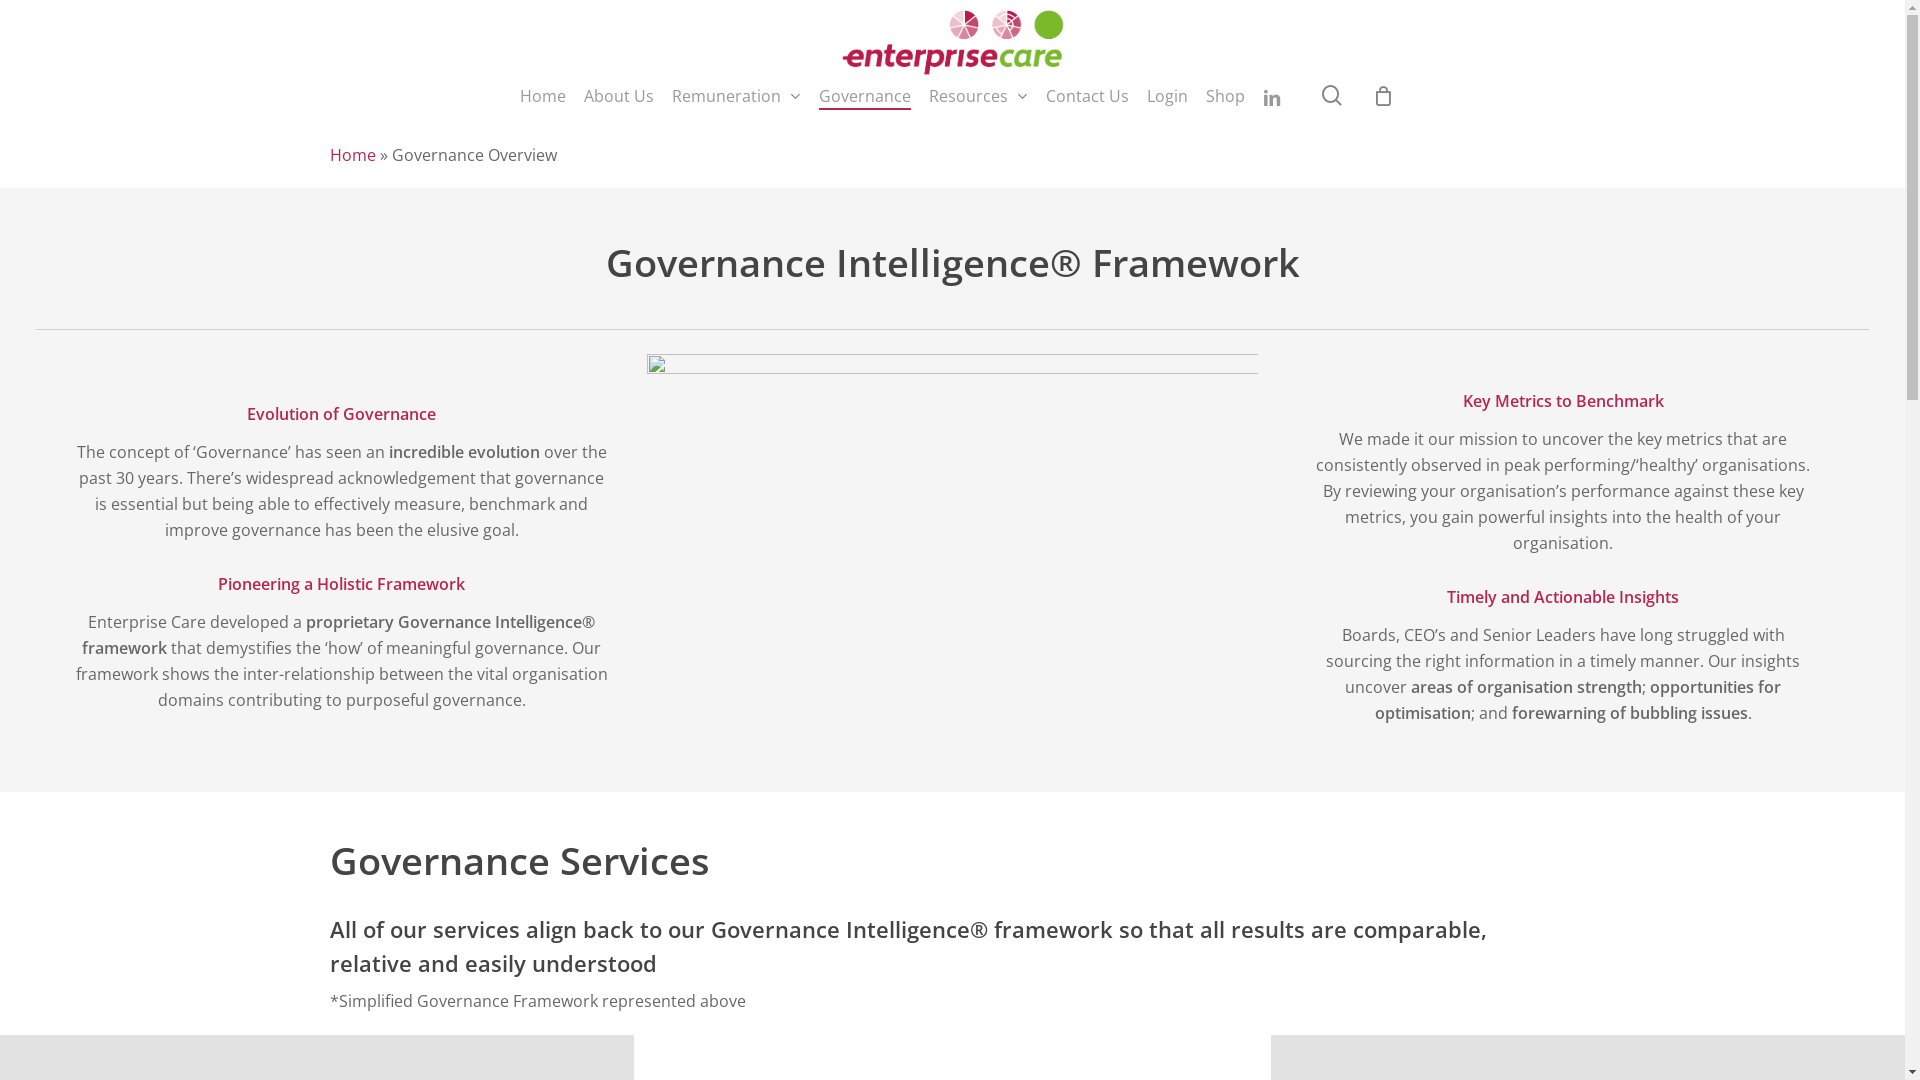 The width and height of the screenshot is (1920, 1080). I want to click on 'Shop', so click(1224, 96).